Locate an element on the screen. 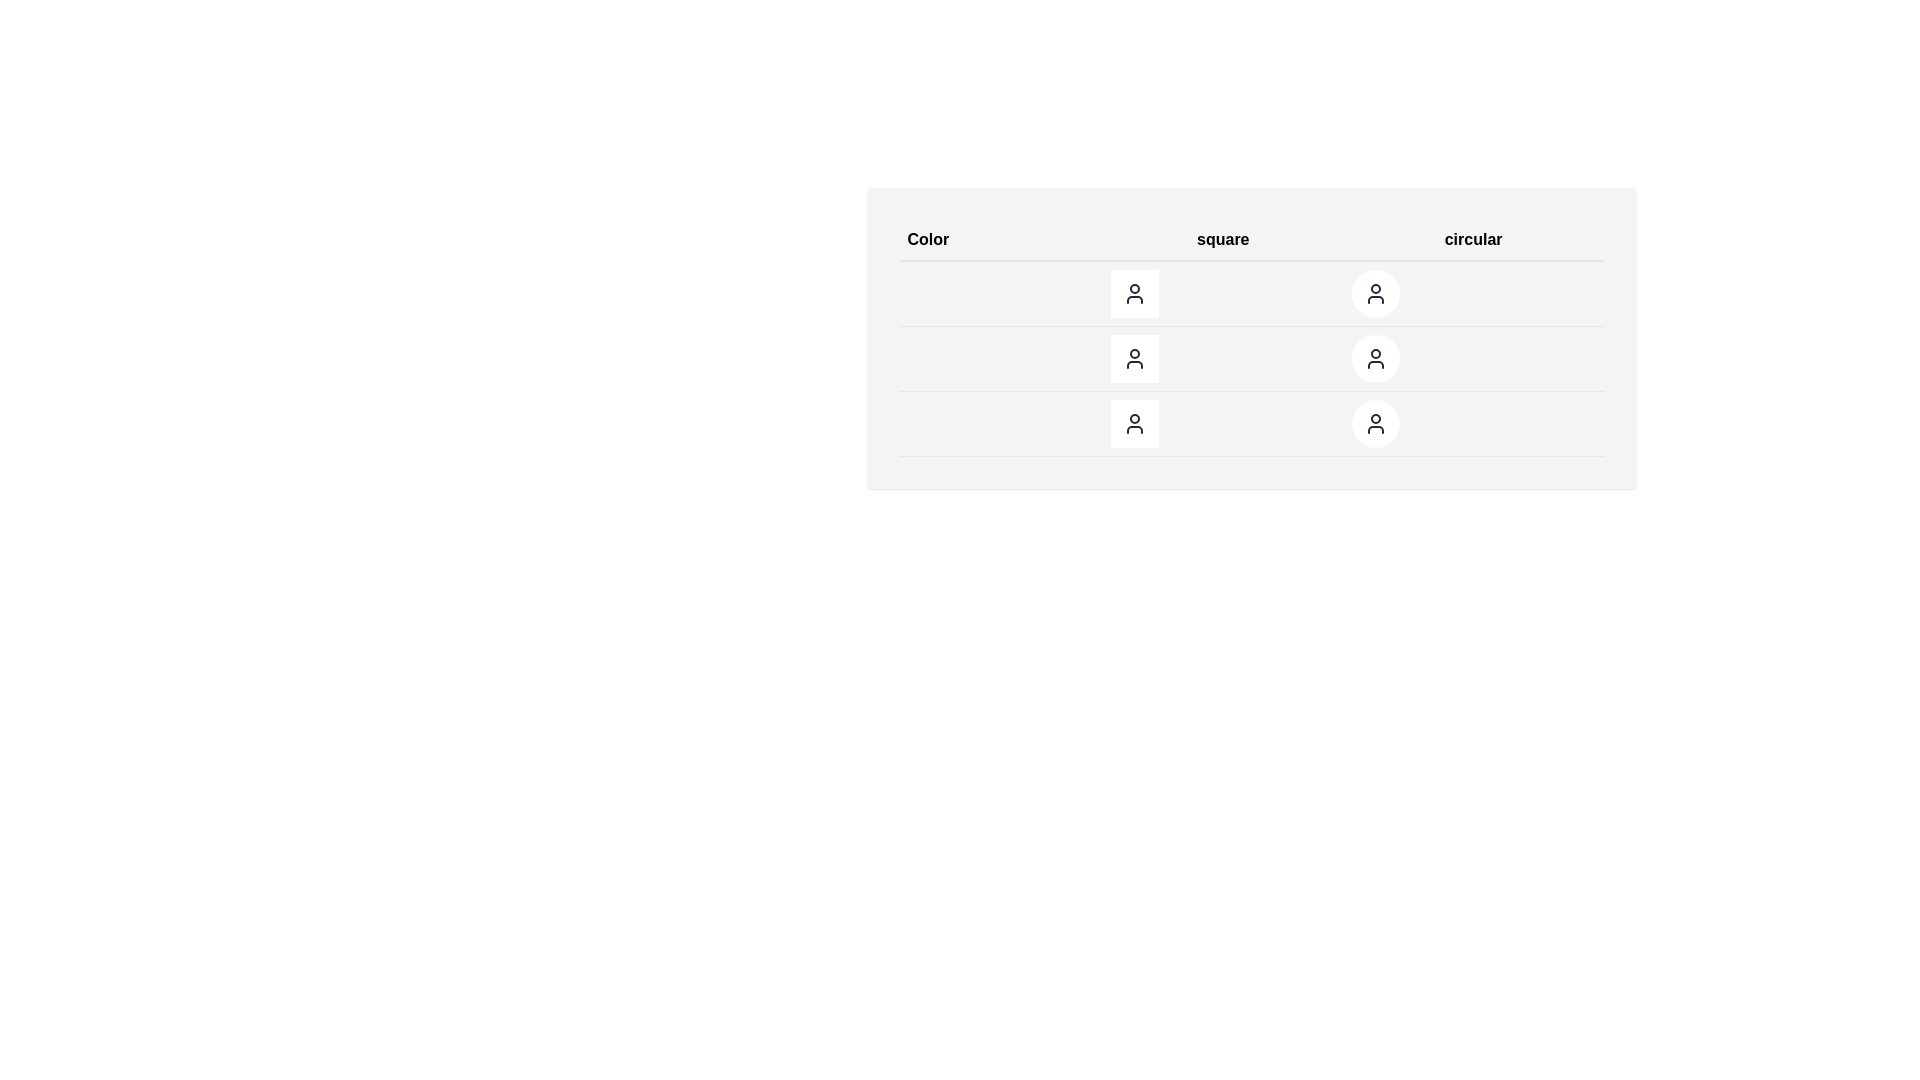 This screenshot has height=1080, width=1920. the appearance of the user icon in the first position of the 'square' column in the grid layout is located at coordinates (1134, 293).